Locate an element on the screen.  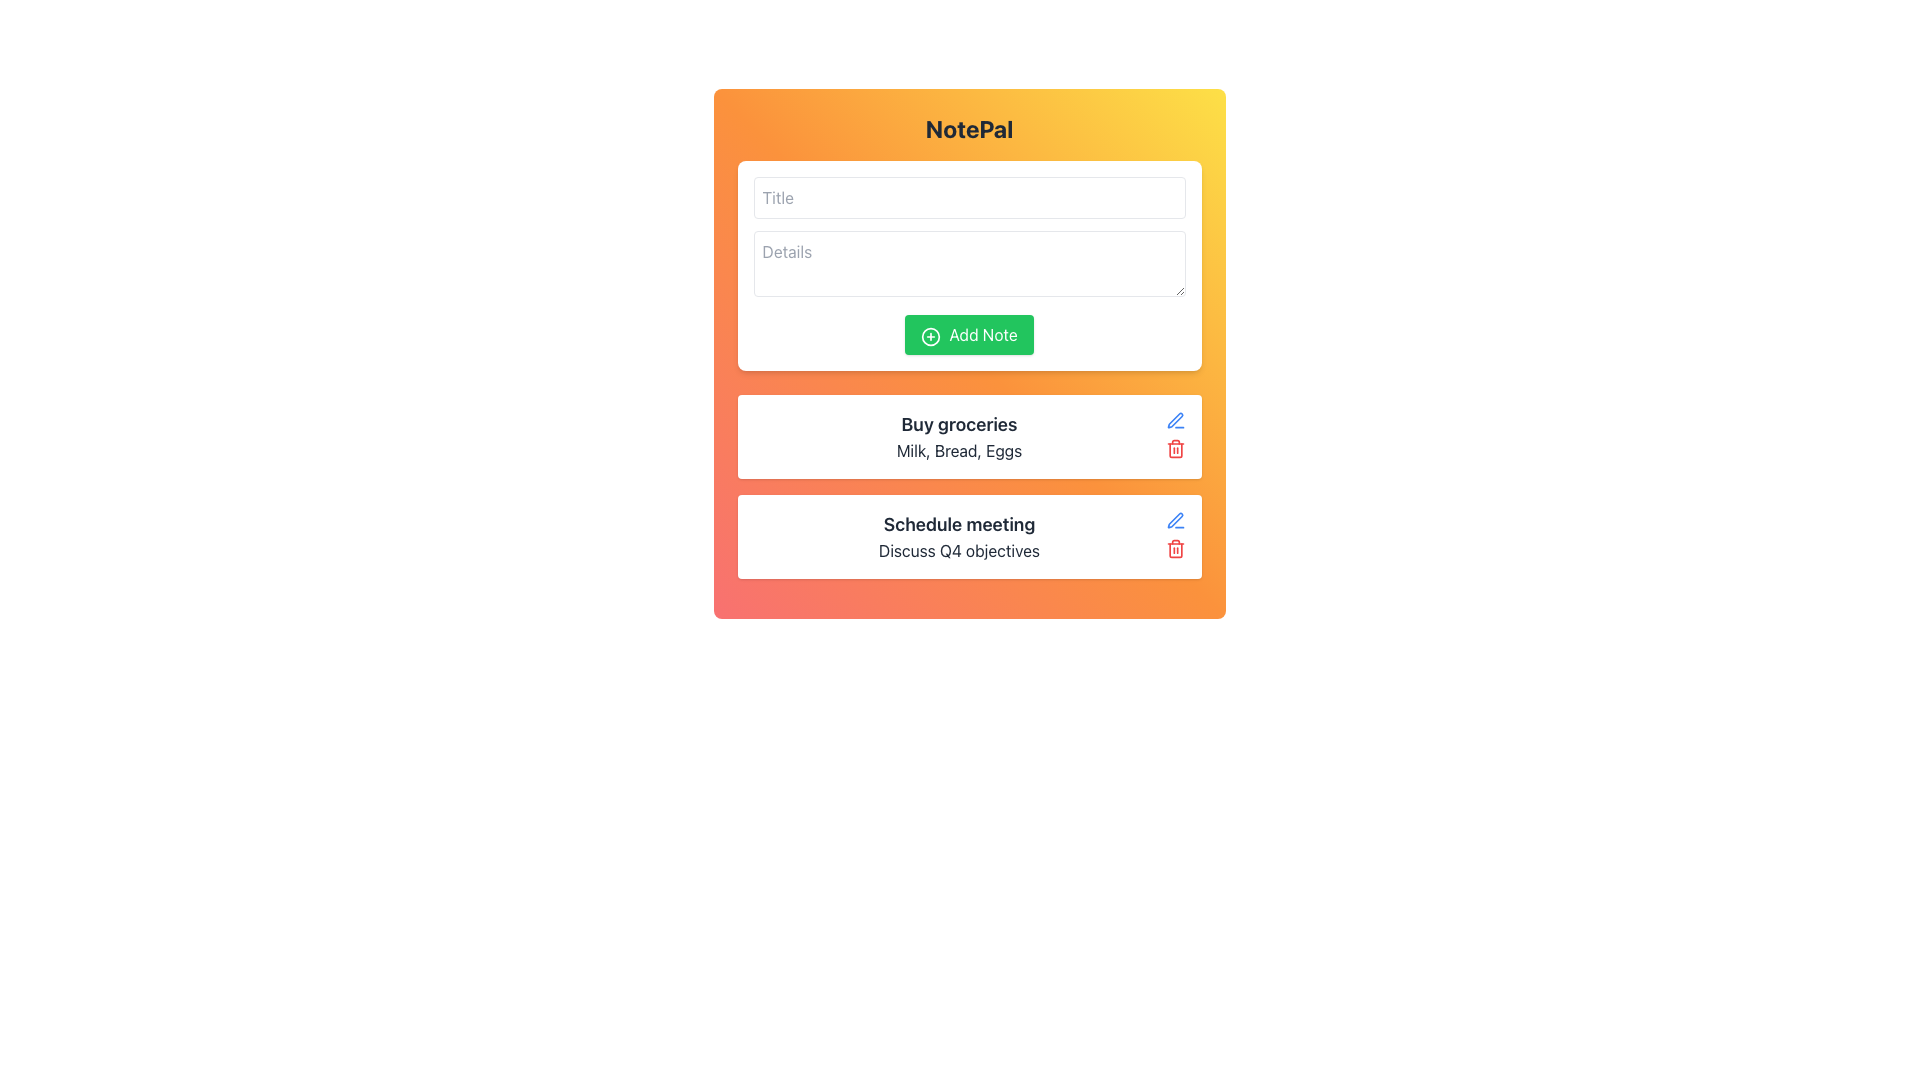
the descriptive text element located below the 'Schedule meeting' title, which provides additional information about the task or meeting is located at coordinates (958, 551).